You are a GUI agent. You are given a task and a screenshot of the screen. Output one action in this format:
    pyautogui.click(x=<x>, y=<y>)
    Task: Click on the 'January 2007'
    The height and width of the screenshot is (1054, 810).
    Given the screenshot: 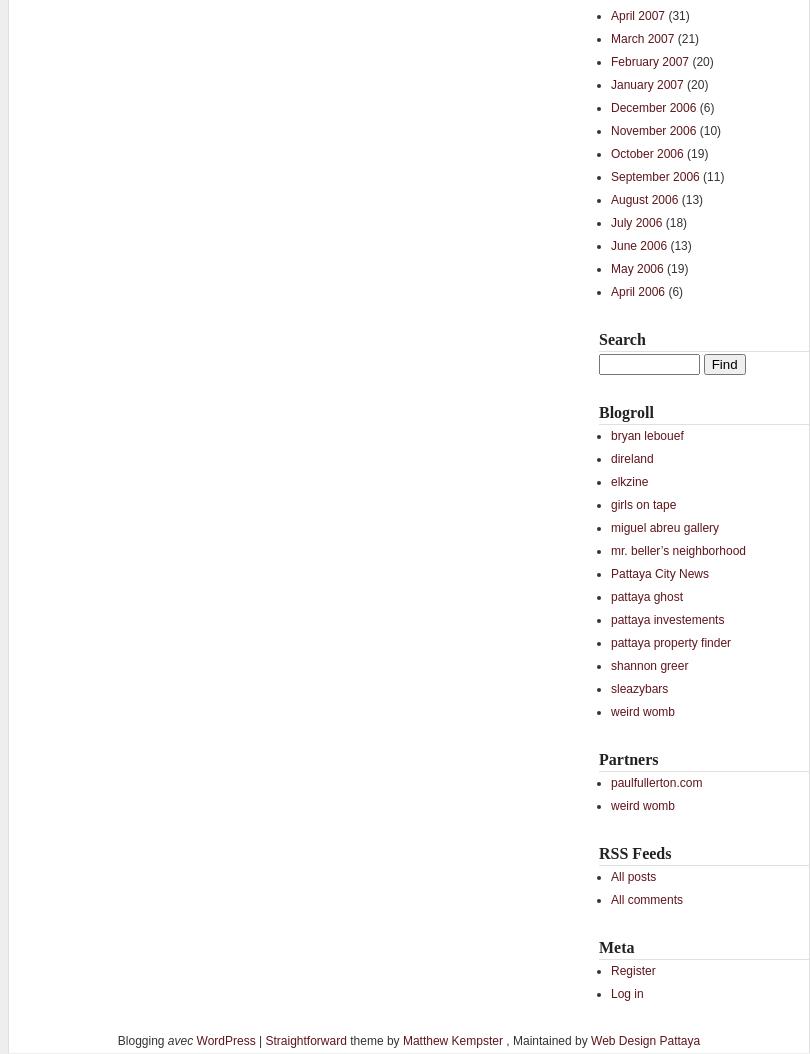 What is the action you would take?
    pyautogui.click(x=646, y=83)
    